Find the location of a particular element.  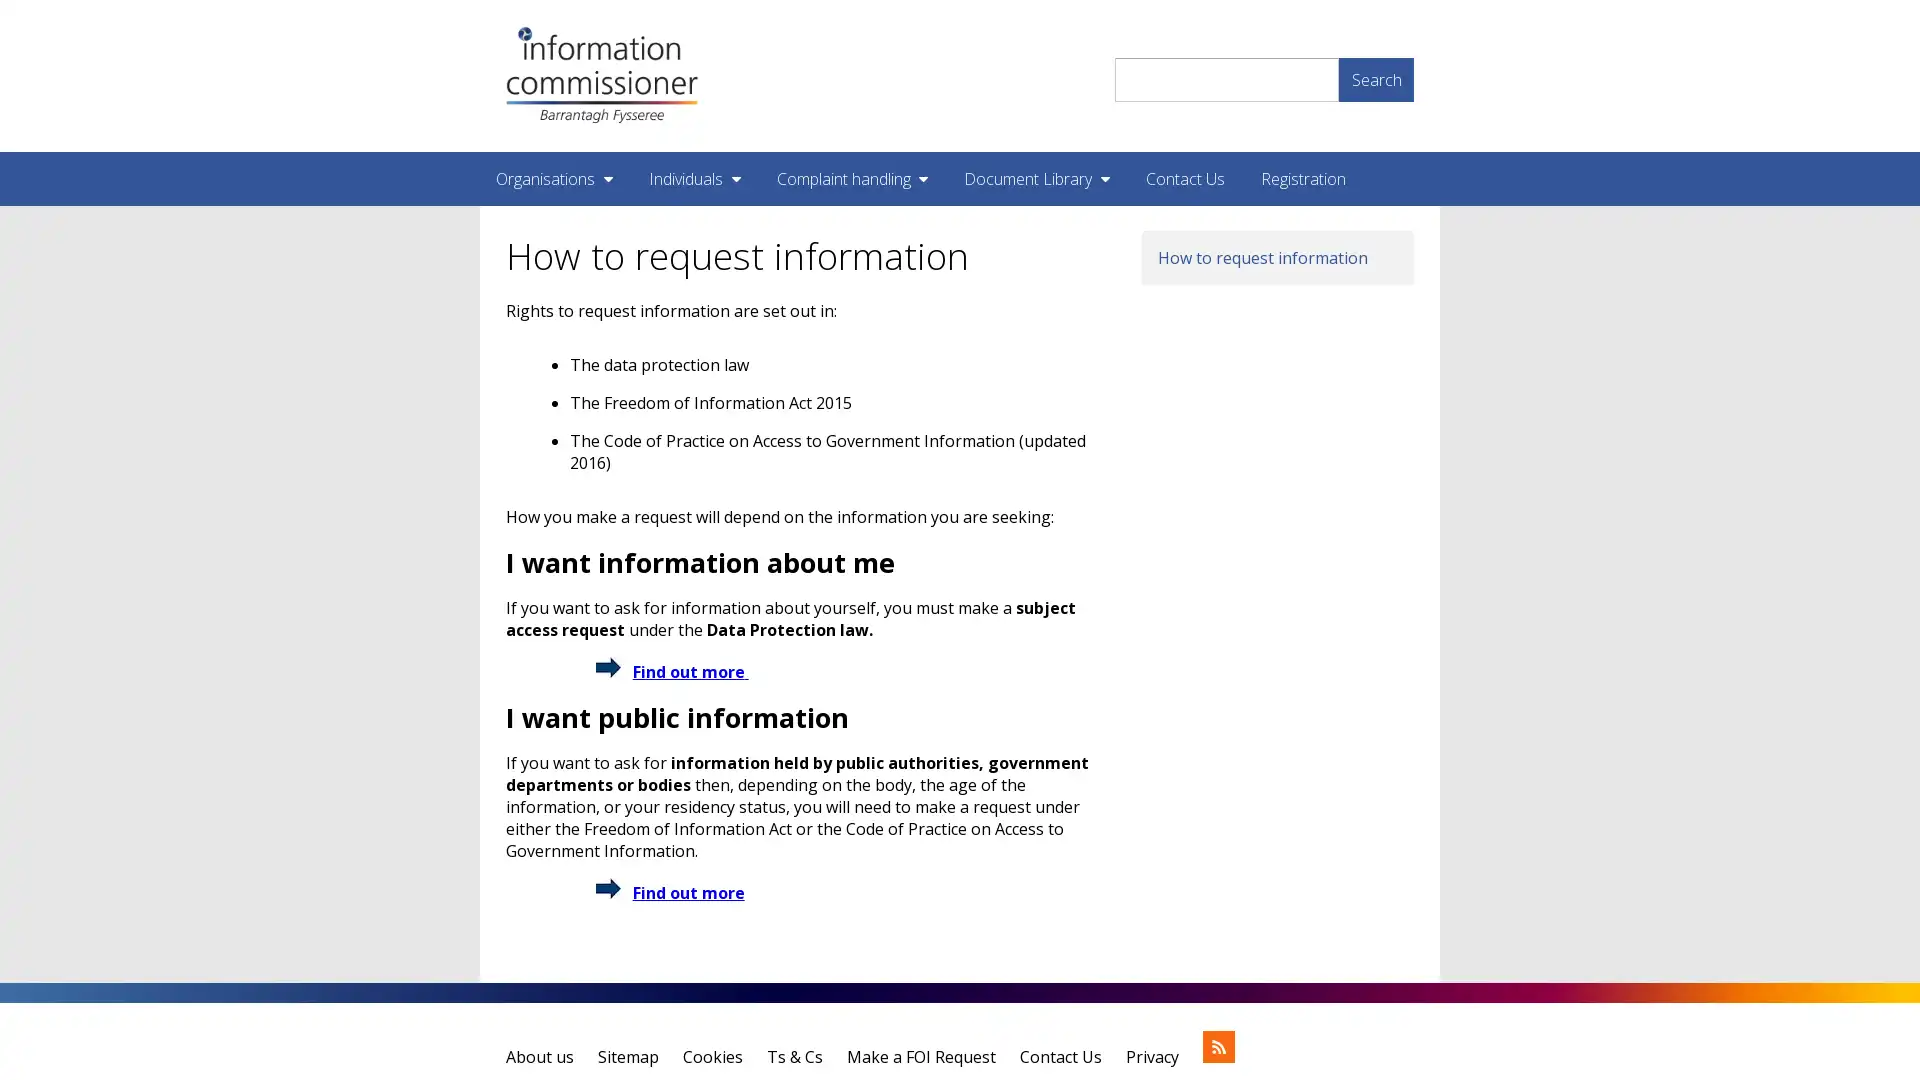

Search is located at coordinates (1375, 77).